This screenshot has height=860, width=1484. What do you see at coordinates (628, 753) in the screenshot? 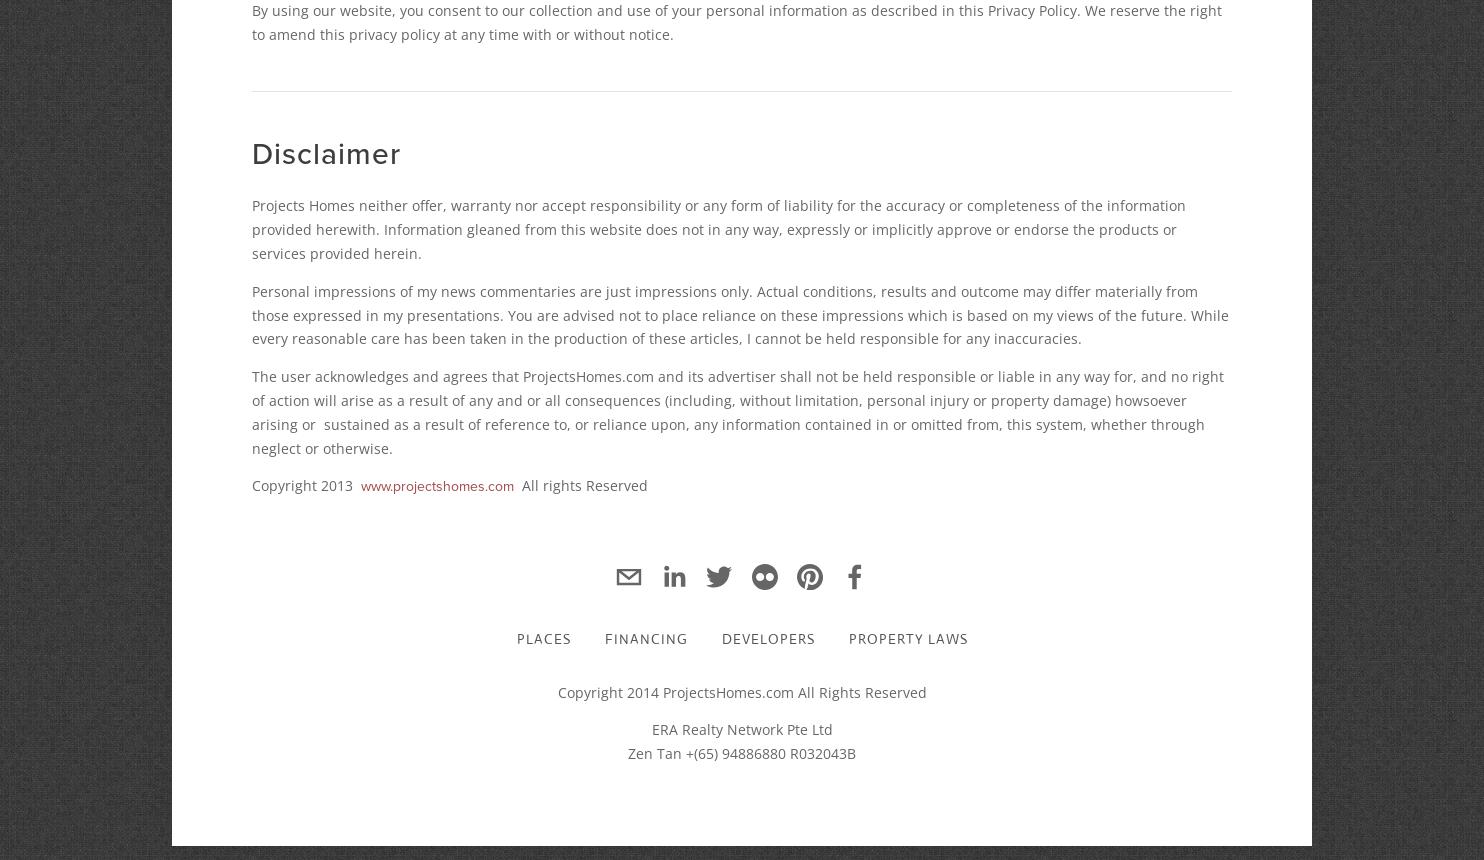
I see `'Zen Tan'` at bounding box center [628, 753].